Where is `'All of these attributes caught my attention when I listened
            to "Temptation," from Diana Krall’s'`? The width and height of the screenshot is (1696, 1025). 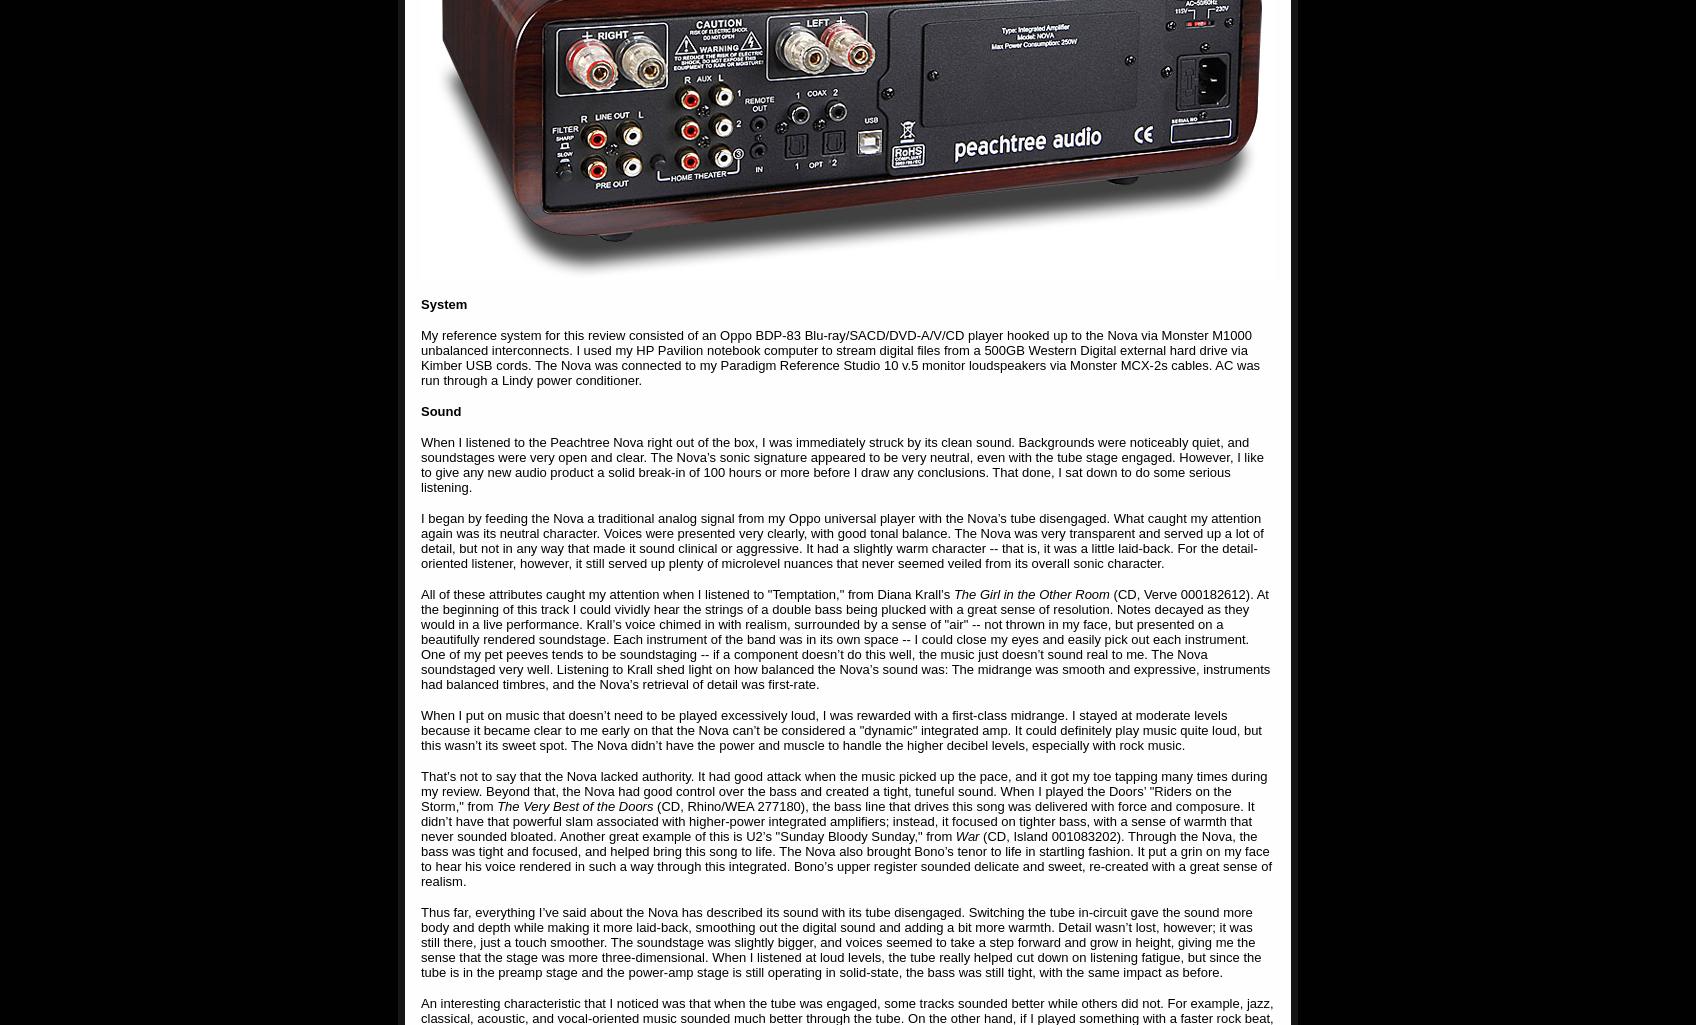
'All of these attributes caught my attention when I listened
            to "Temptation," from Diana Krall’s' is located at coordinates (686, 594).